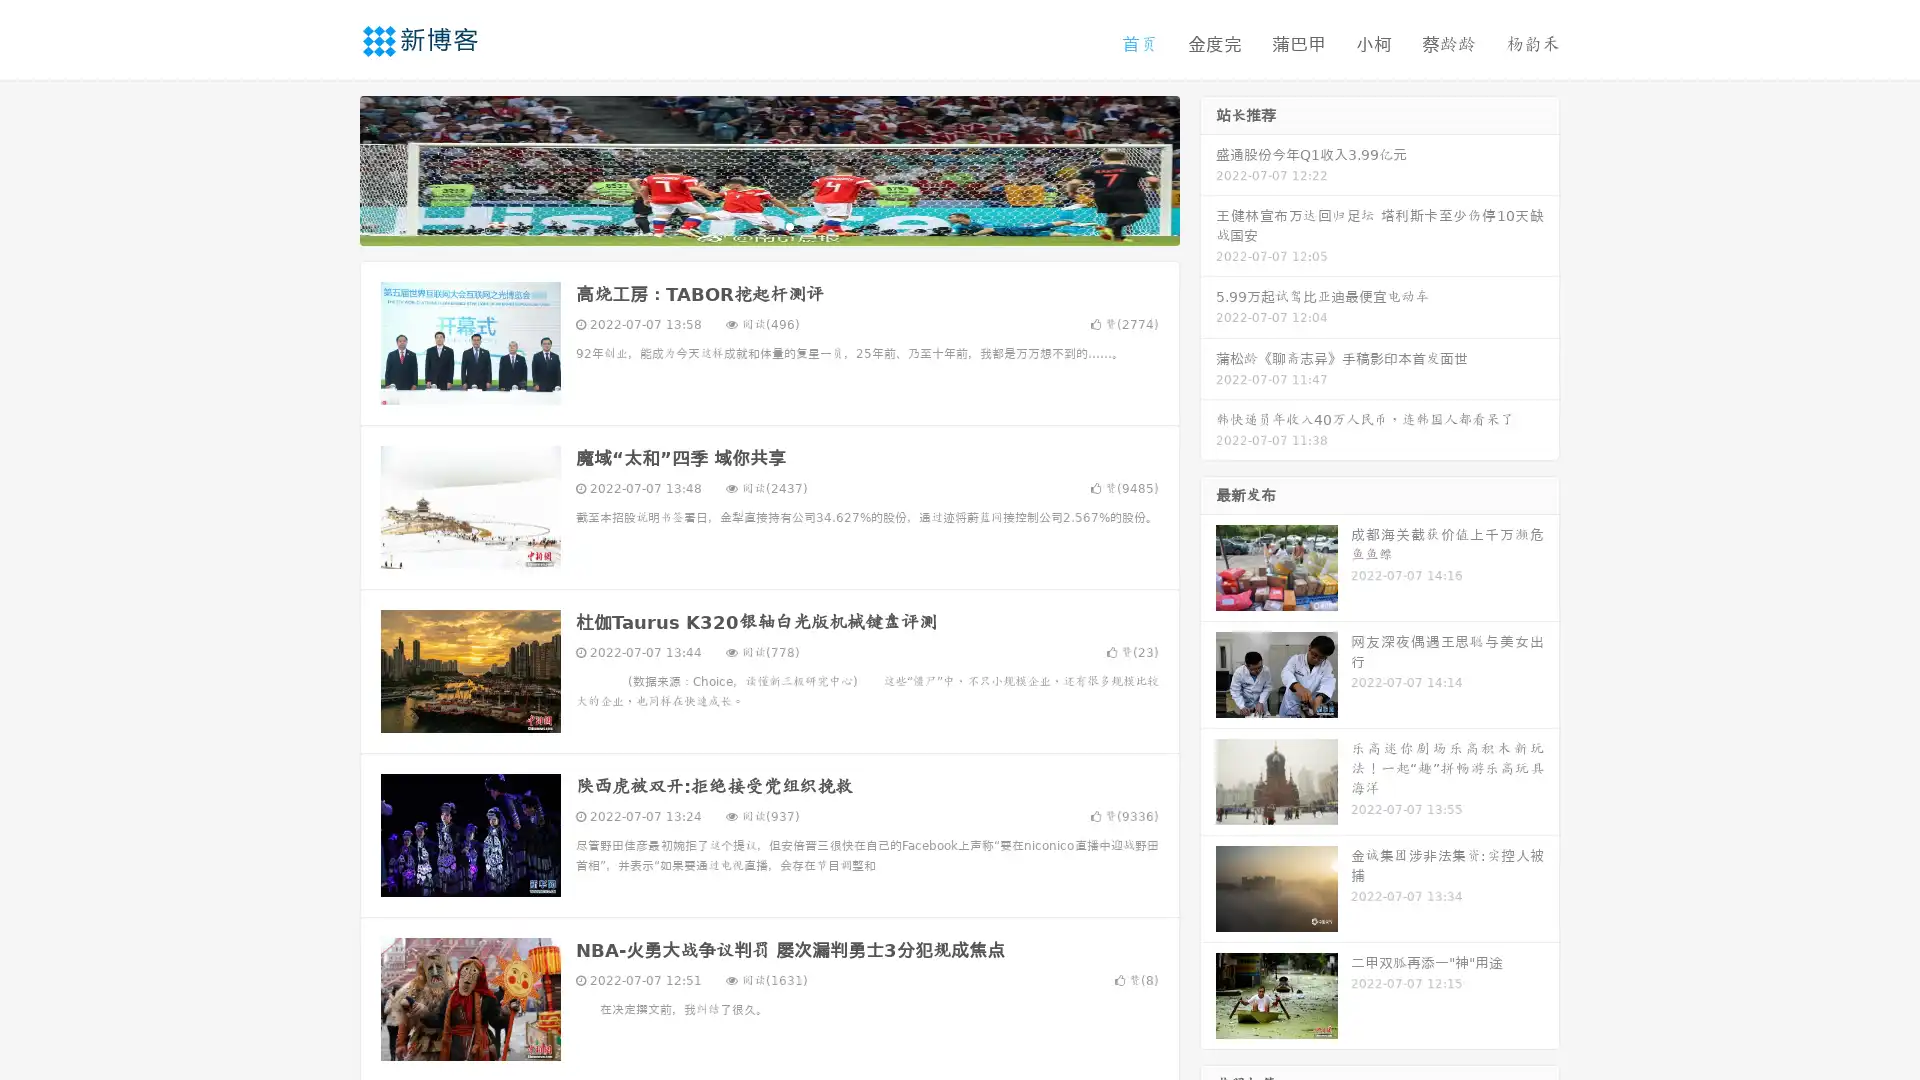 This screenshot has height=1080, width=1920. Describe the element at coordinates (768, 225) in the screenshot. I see `Go to slide 2` at that location.